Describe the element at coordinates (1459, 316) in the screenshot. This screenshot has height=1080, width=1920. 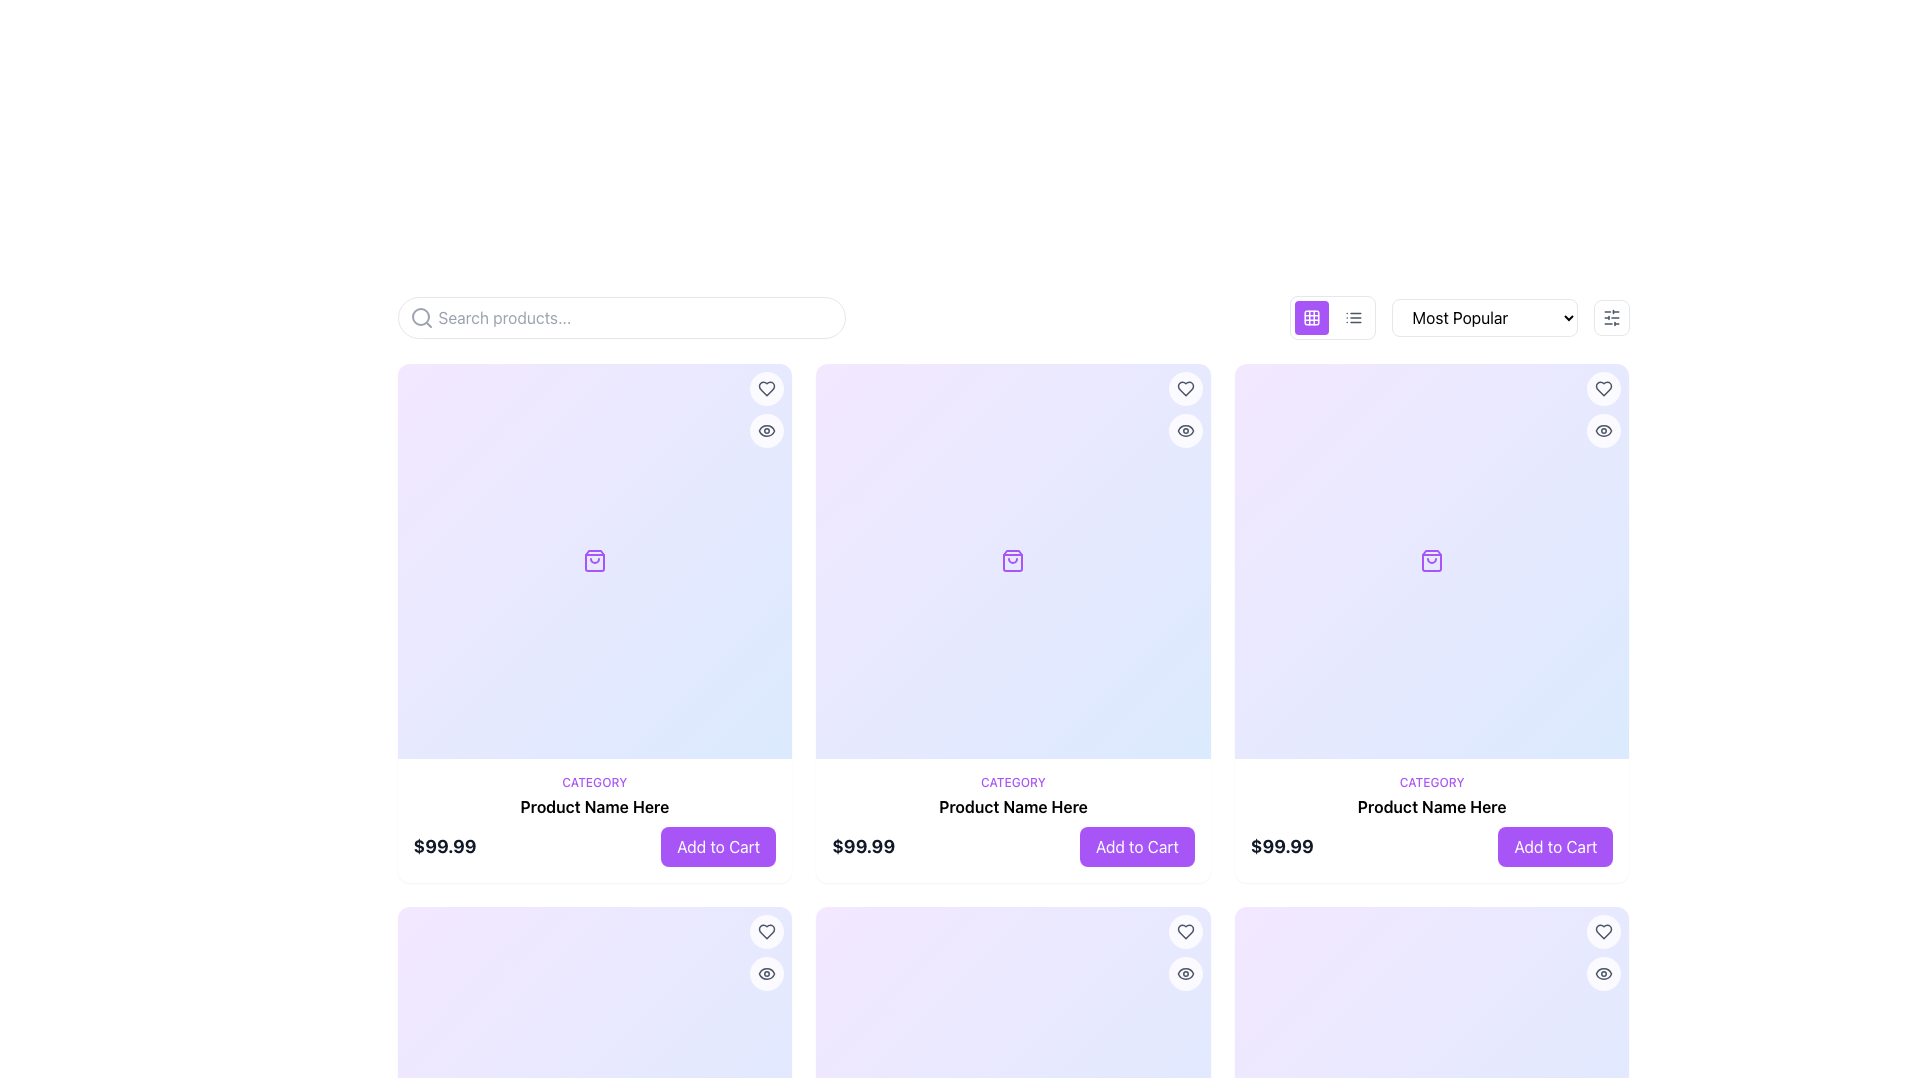
I see `the dropdown menu displaying 'Most Popular' with a white background and gray border` at that location.